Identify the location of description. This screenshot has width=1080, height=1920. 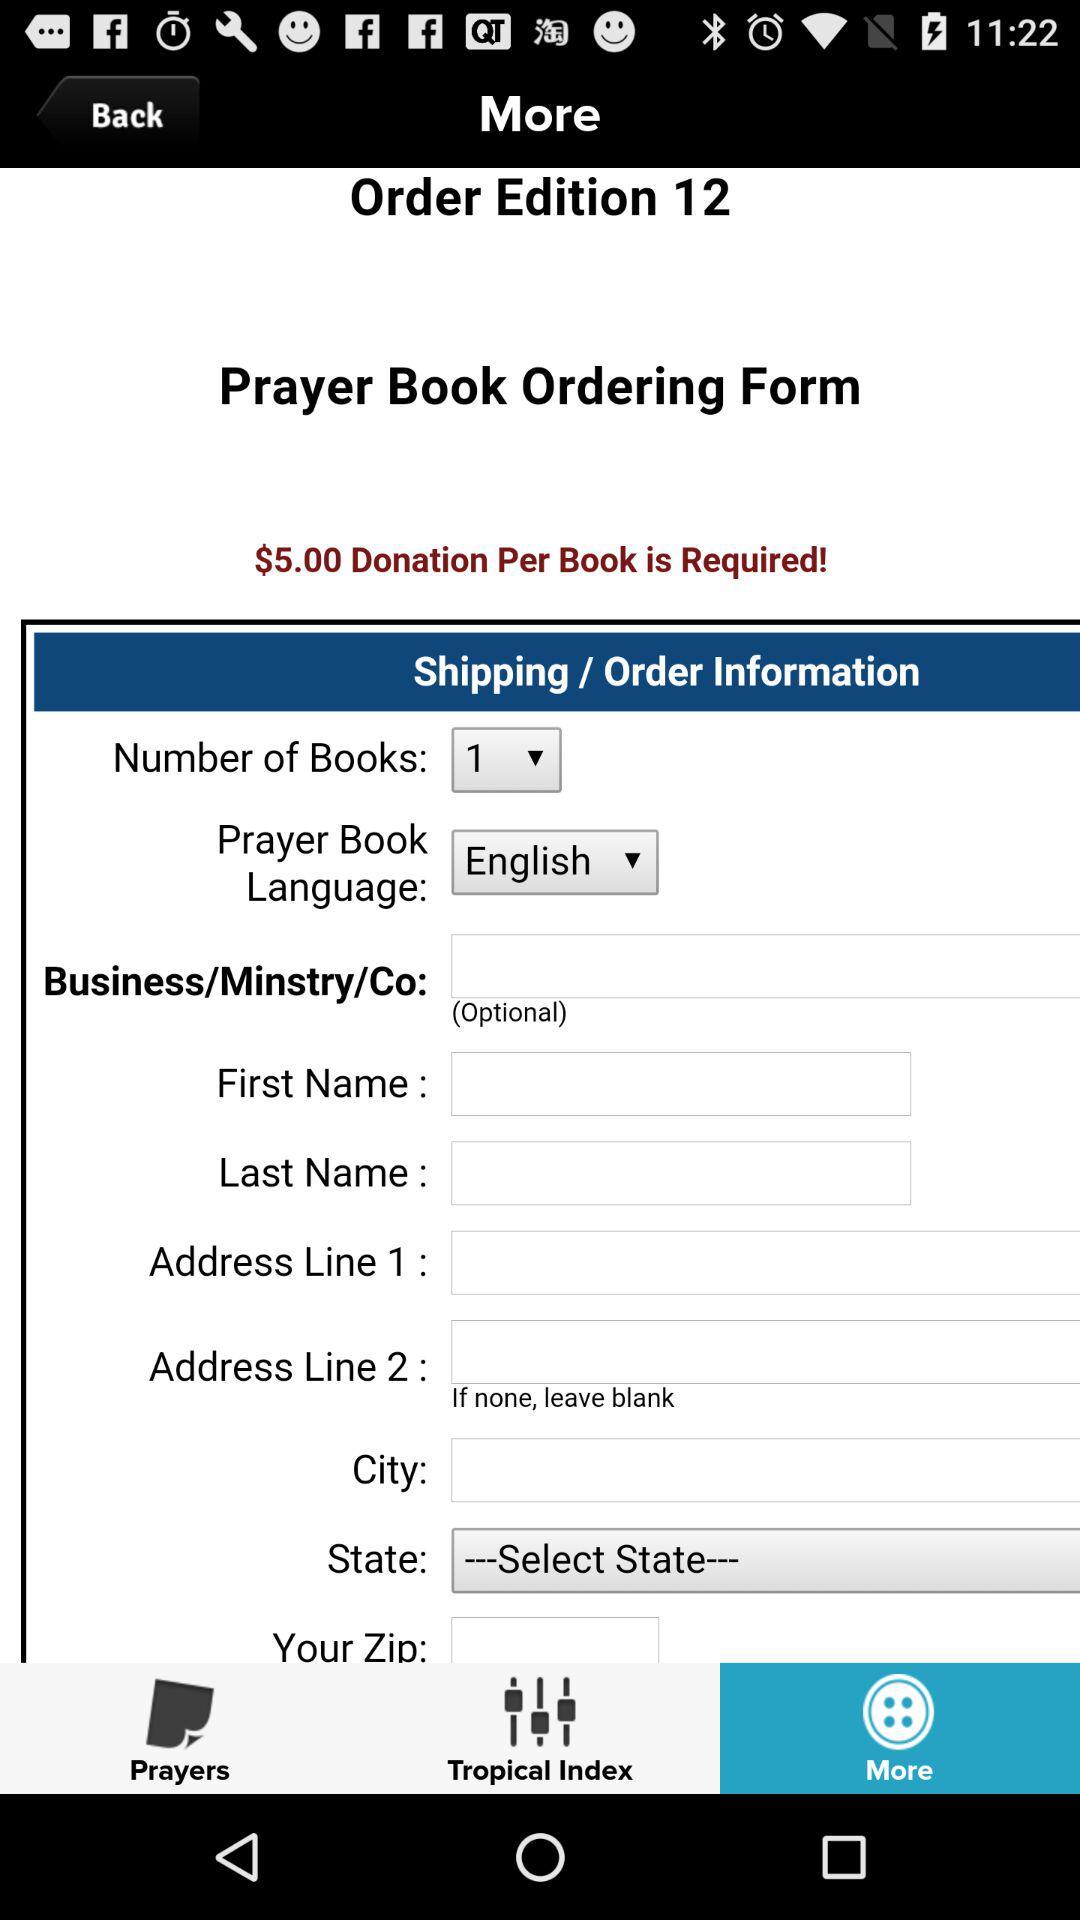
(540, 914).